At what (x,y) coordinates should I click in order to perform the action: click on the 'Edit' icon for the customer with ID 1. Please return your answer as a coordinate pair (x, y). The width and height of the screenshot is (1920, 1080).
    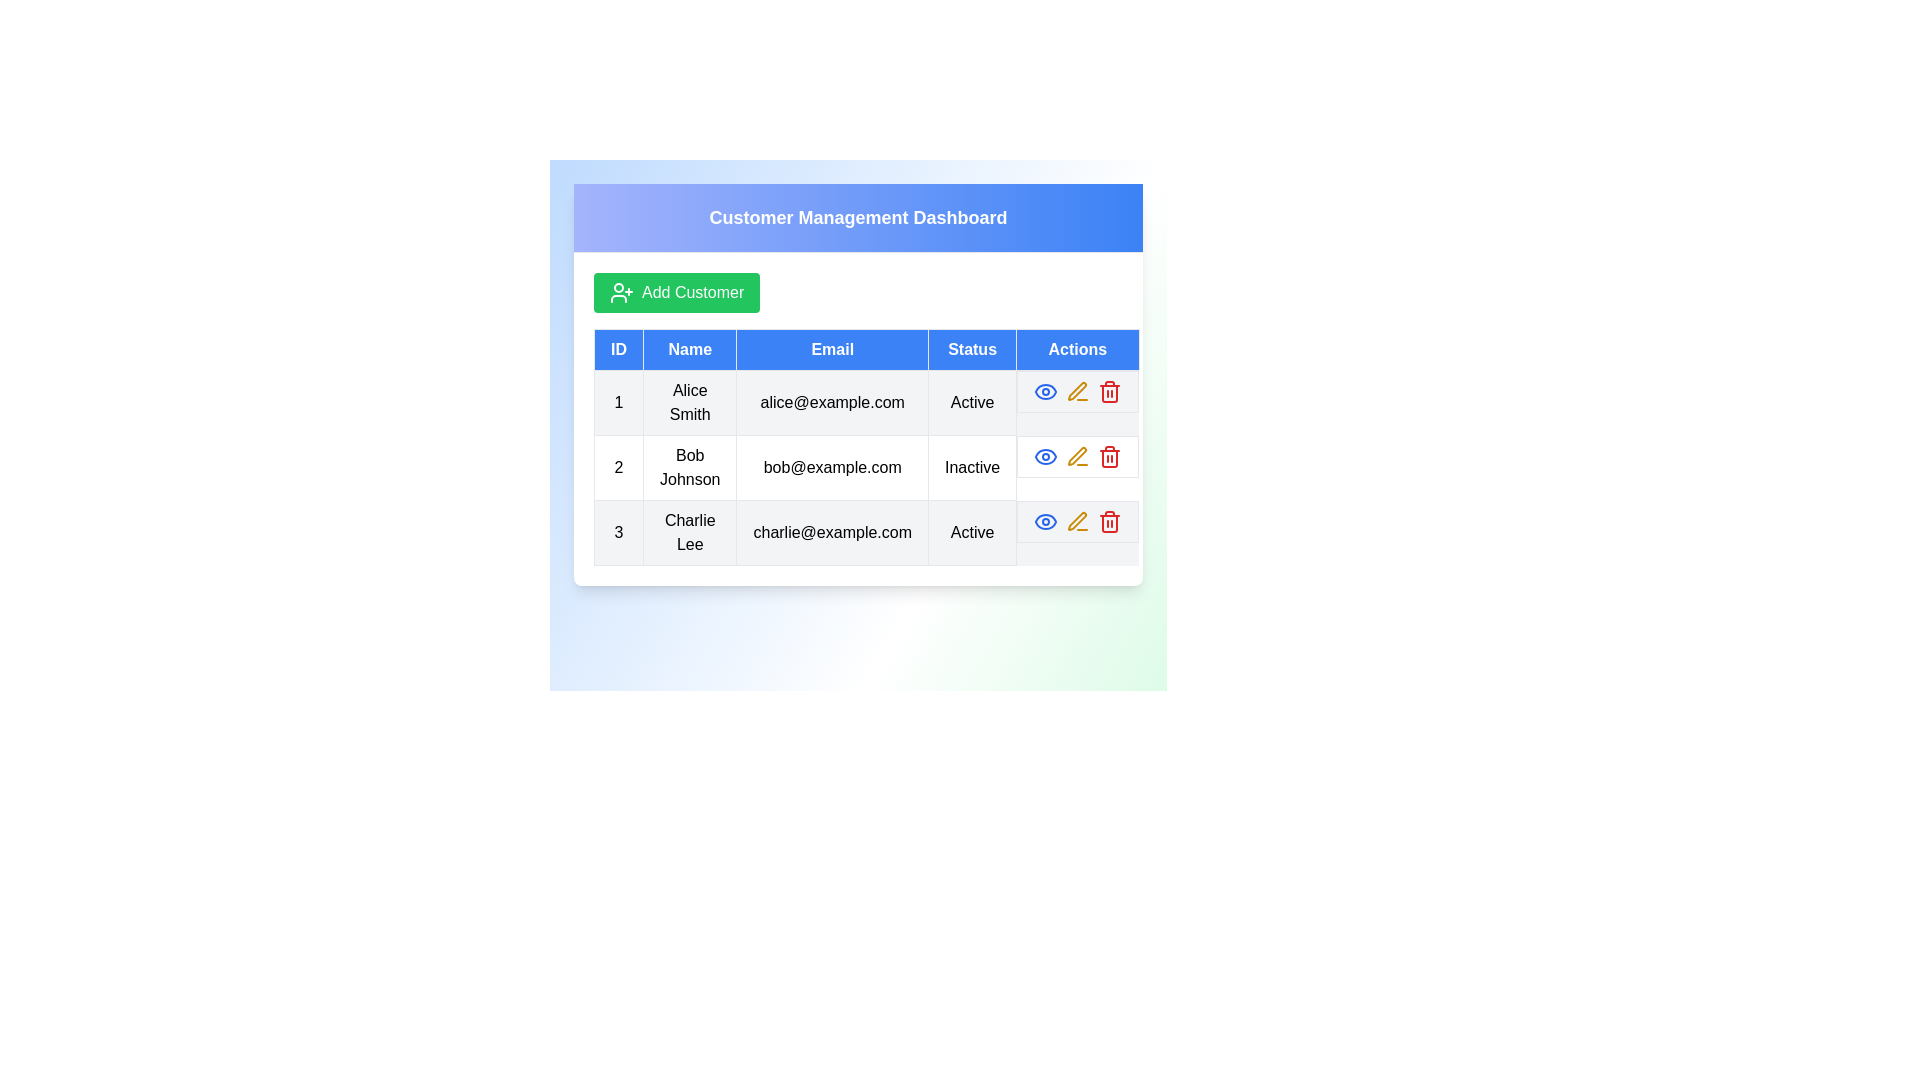
    Looking at the image, I should click on (1077, 392).